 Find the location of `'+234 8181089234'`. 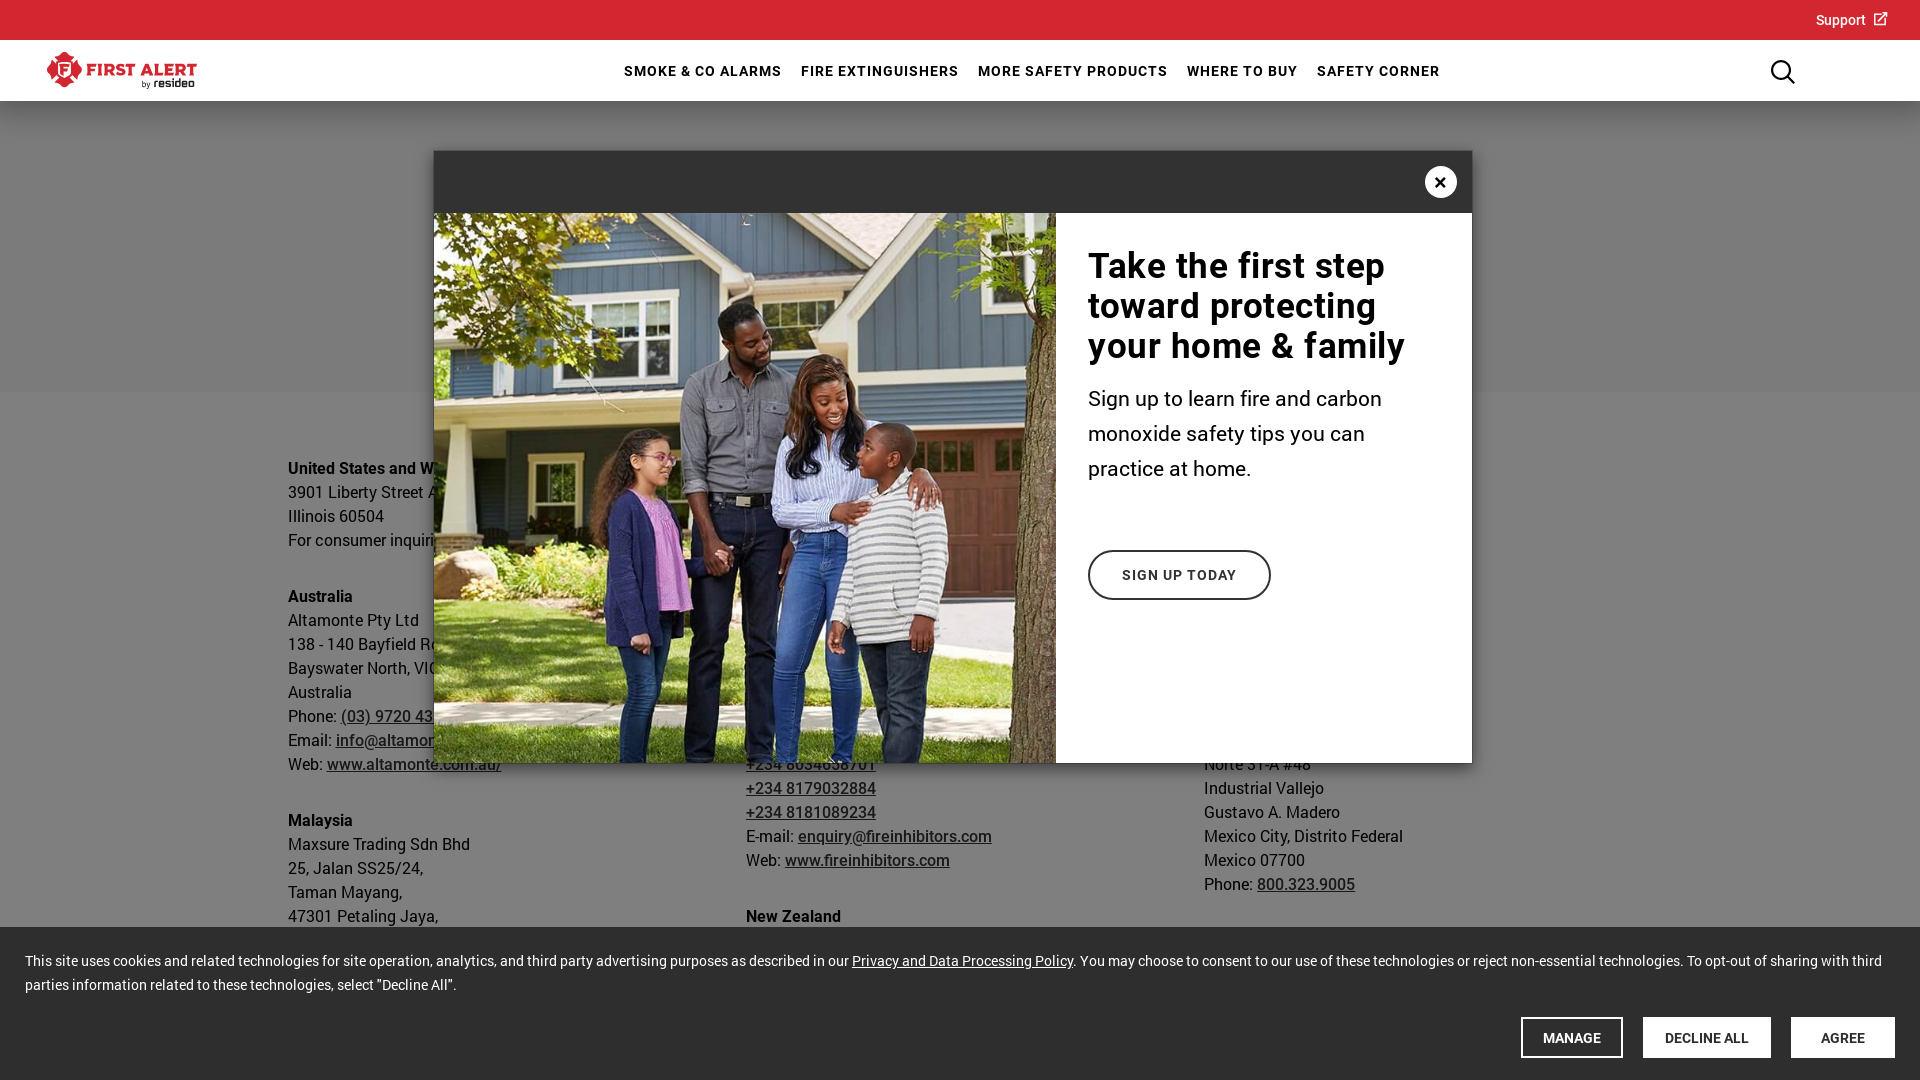

'+234 8181089234' is located at coordinates (811, 811).